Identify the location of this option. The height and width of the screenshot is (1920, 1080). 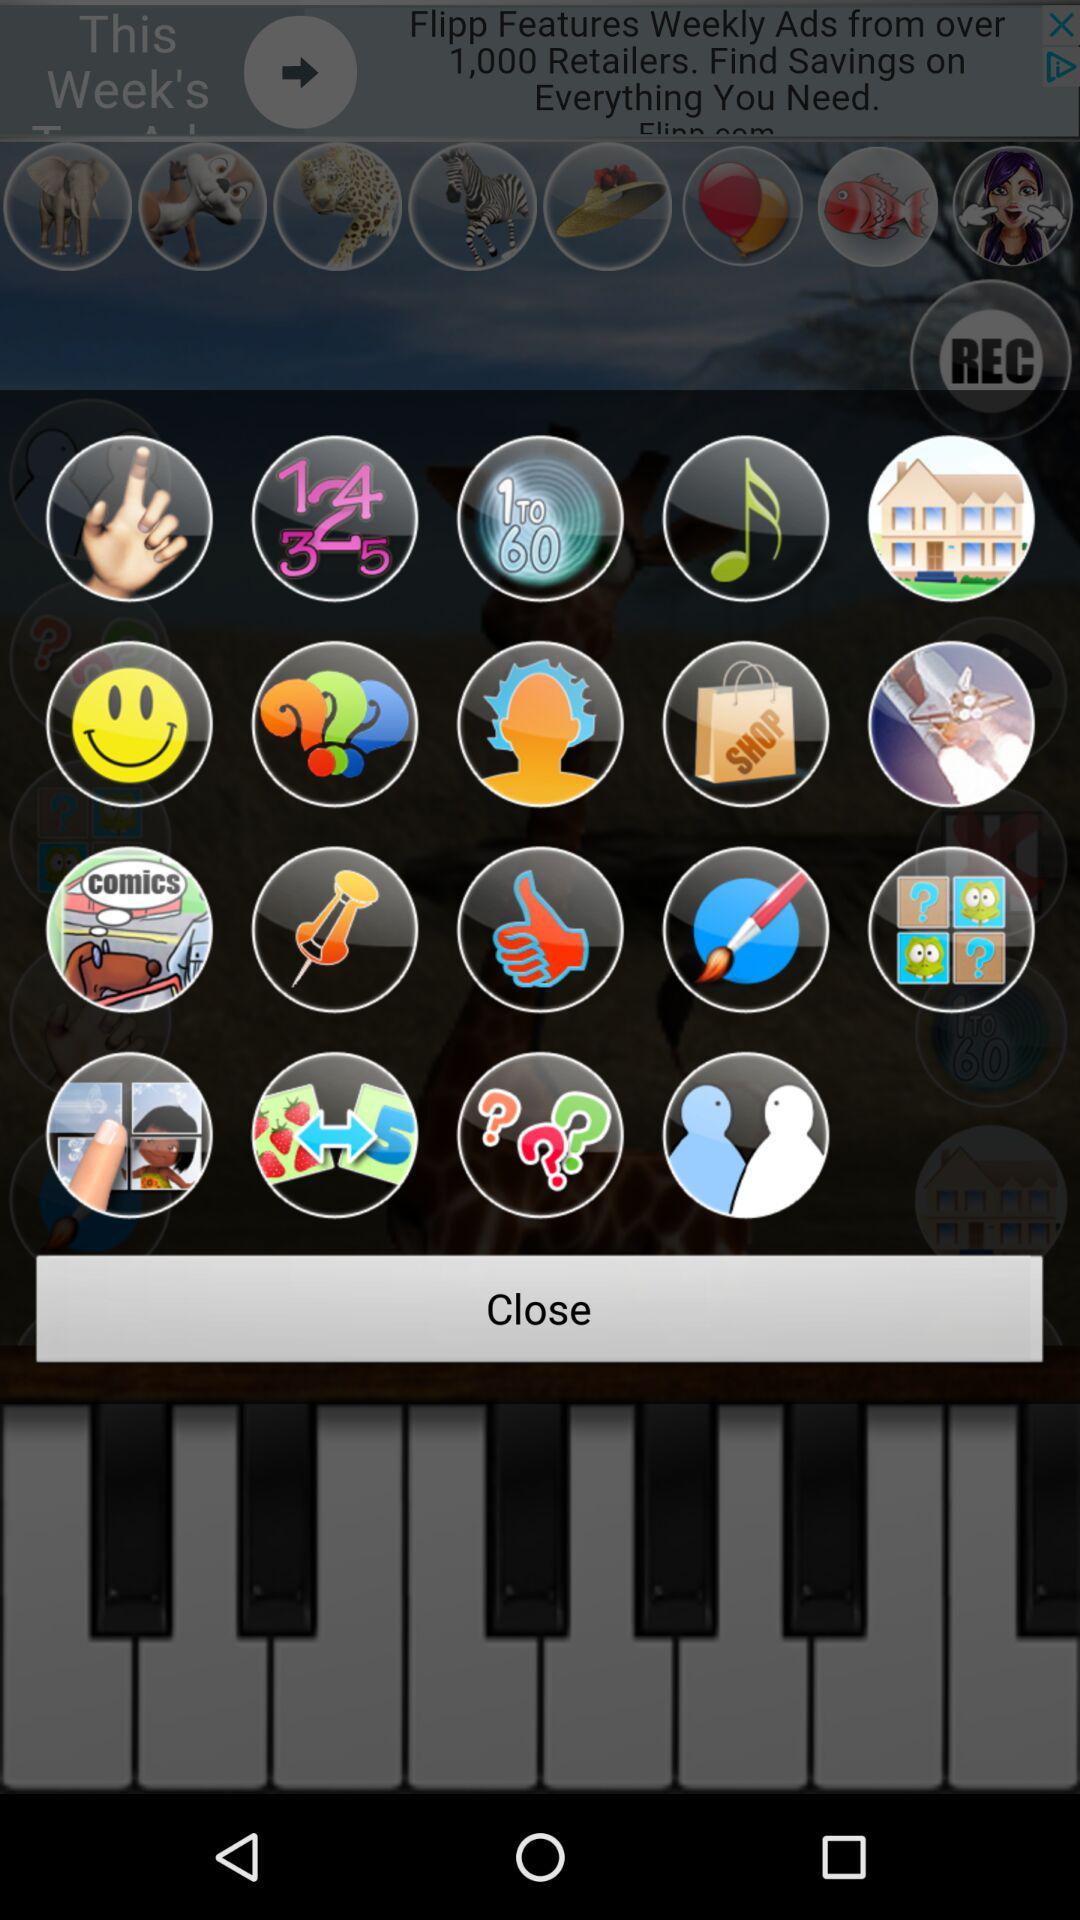
(333, 1135).